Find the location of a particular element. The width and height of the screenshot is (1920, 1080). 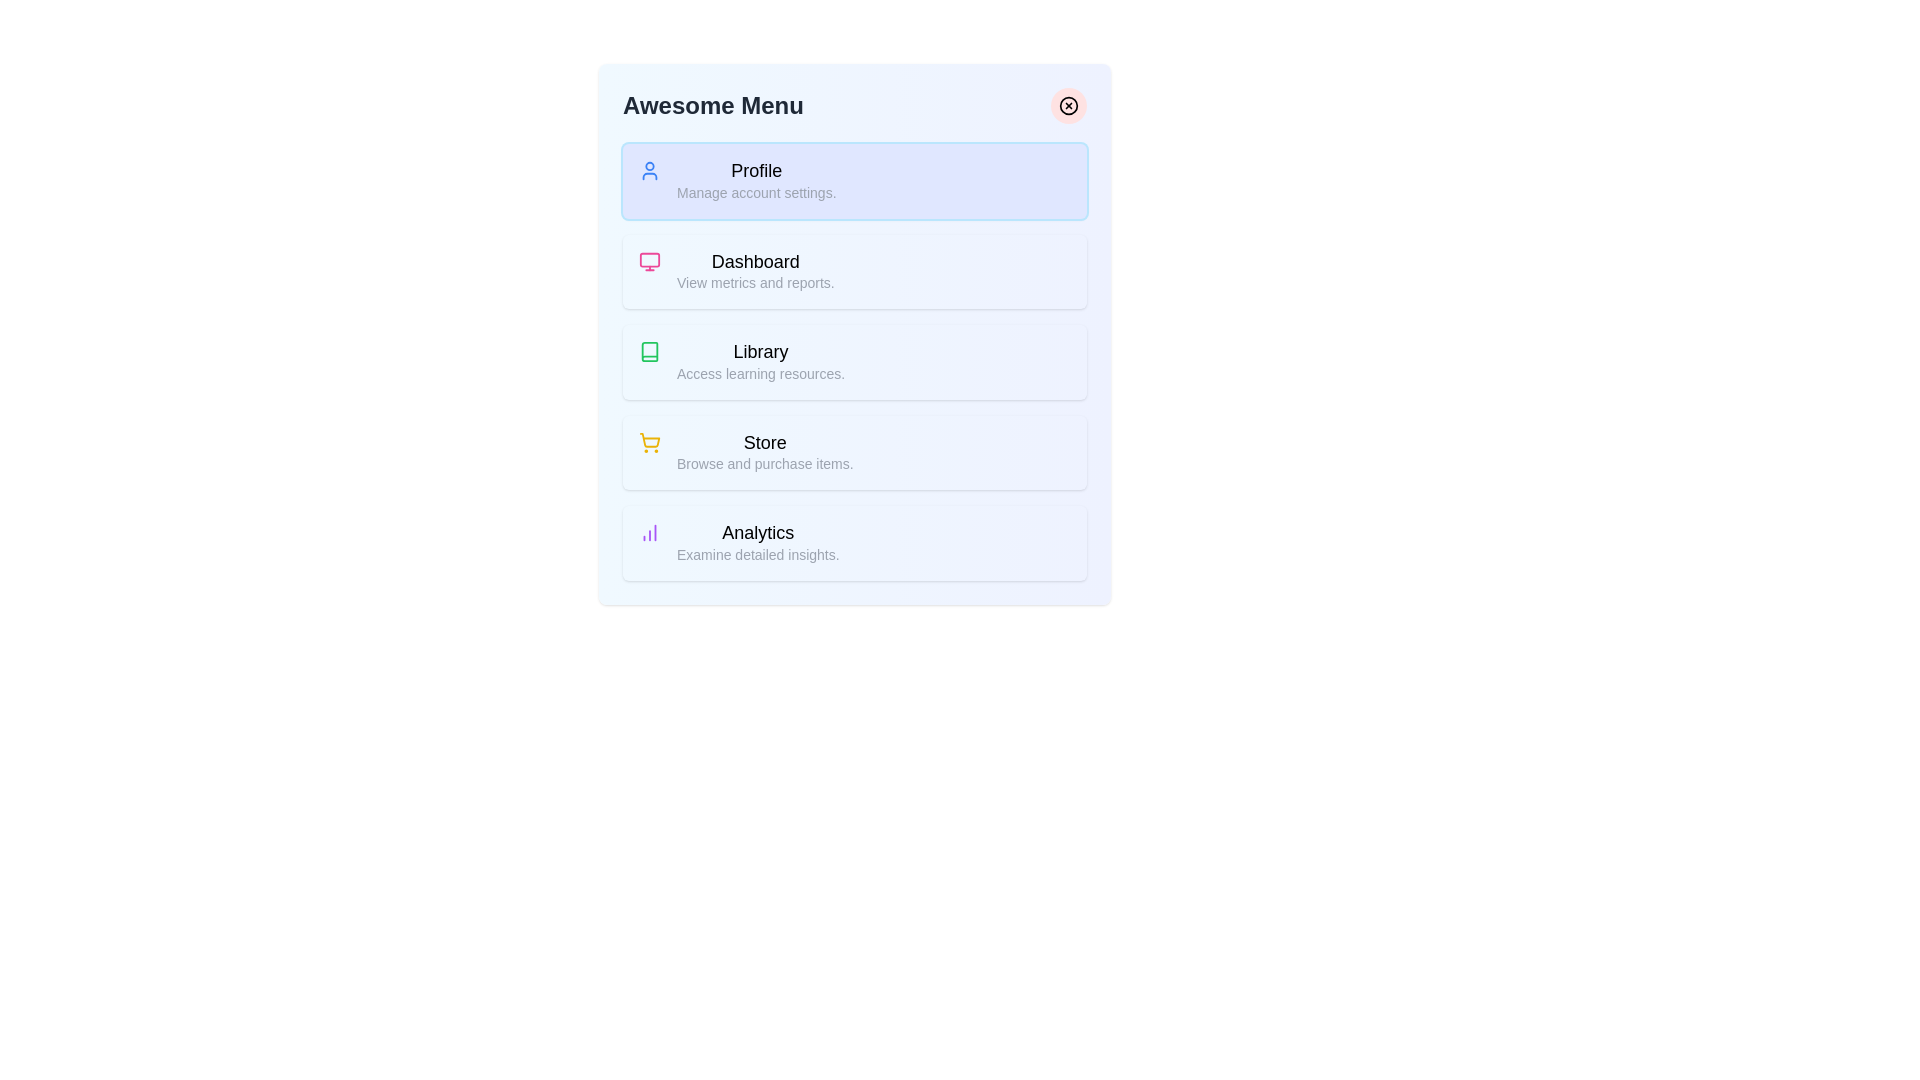

the menu item labeled Store to preview its hover state is located at coordinates (854, 452).